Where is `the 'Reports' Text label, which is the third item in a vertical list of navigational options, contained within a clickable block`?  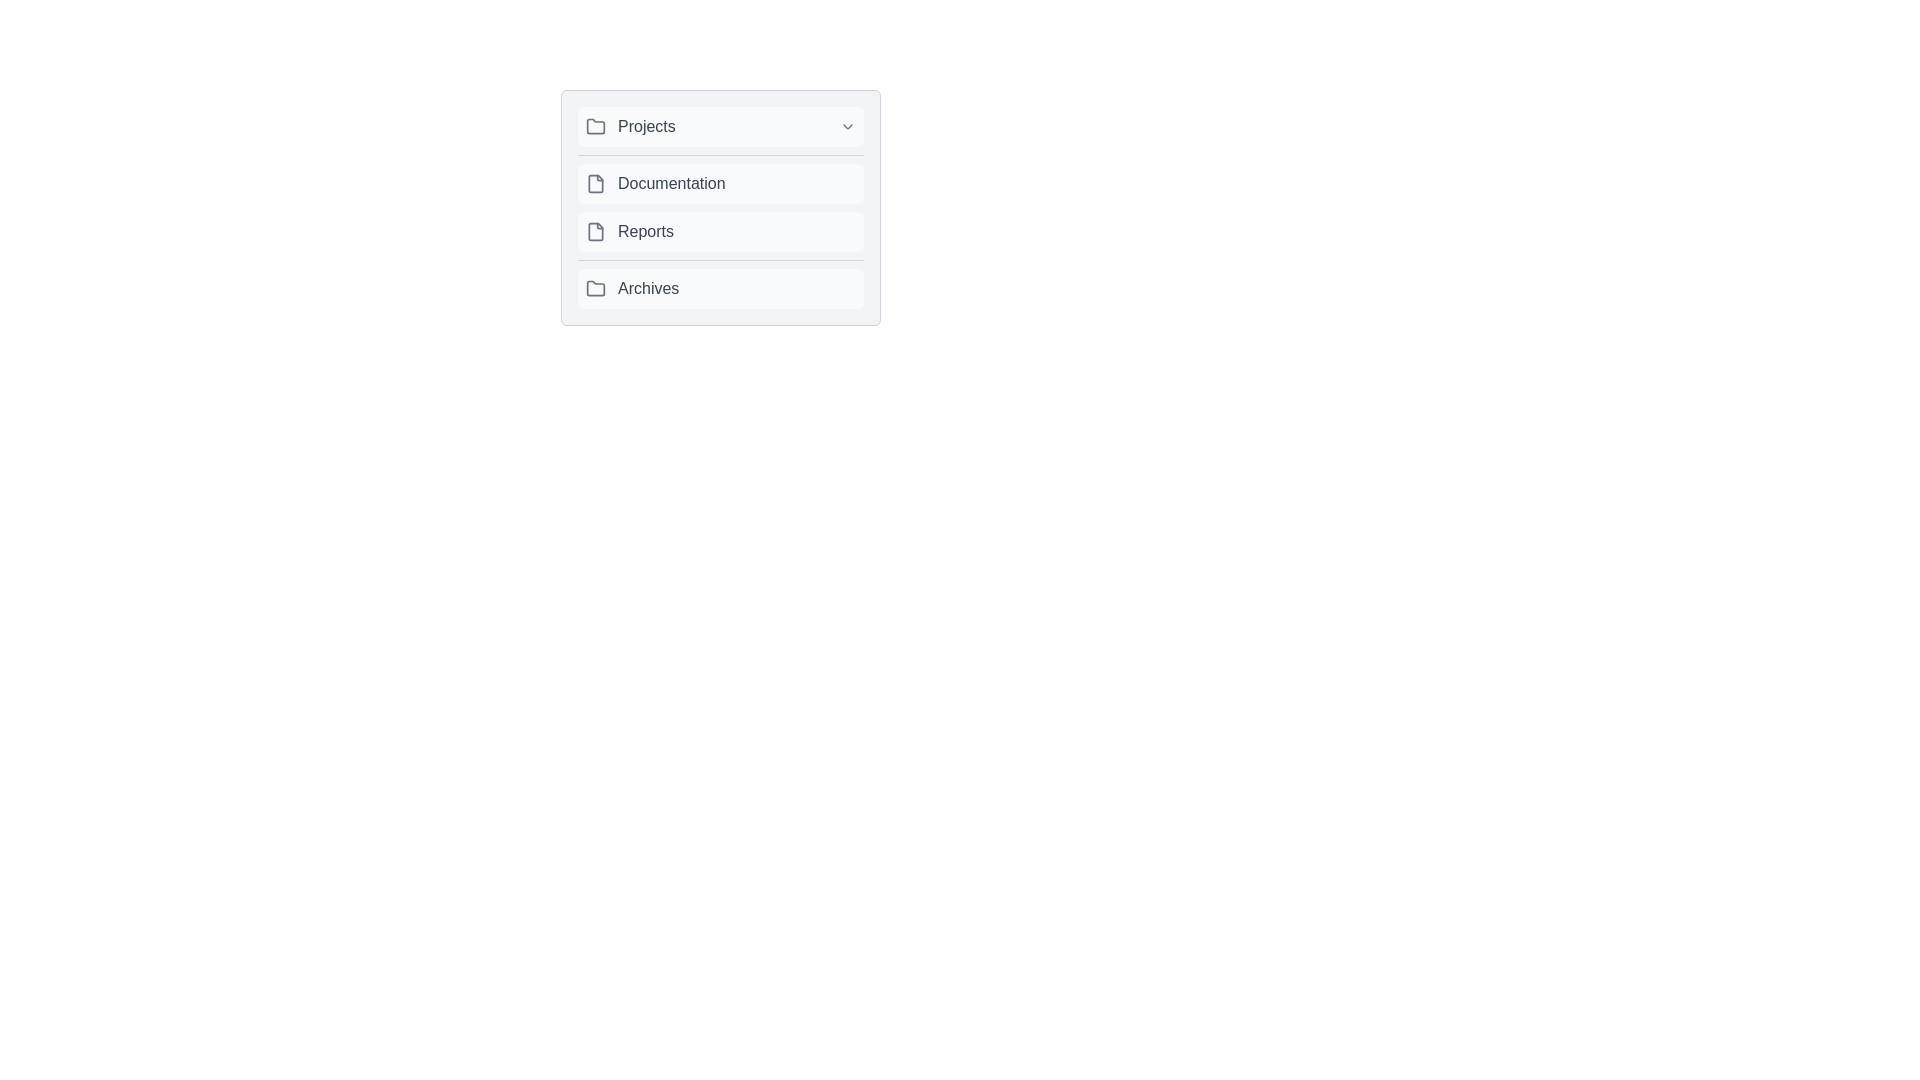
the 'Reports' Text label, which is the third item in a vertical list of navigational options, contained within a clickable block is located at coordinates (646, 230).